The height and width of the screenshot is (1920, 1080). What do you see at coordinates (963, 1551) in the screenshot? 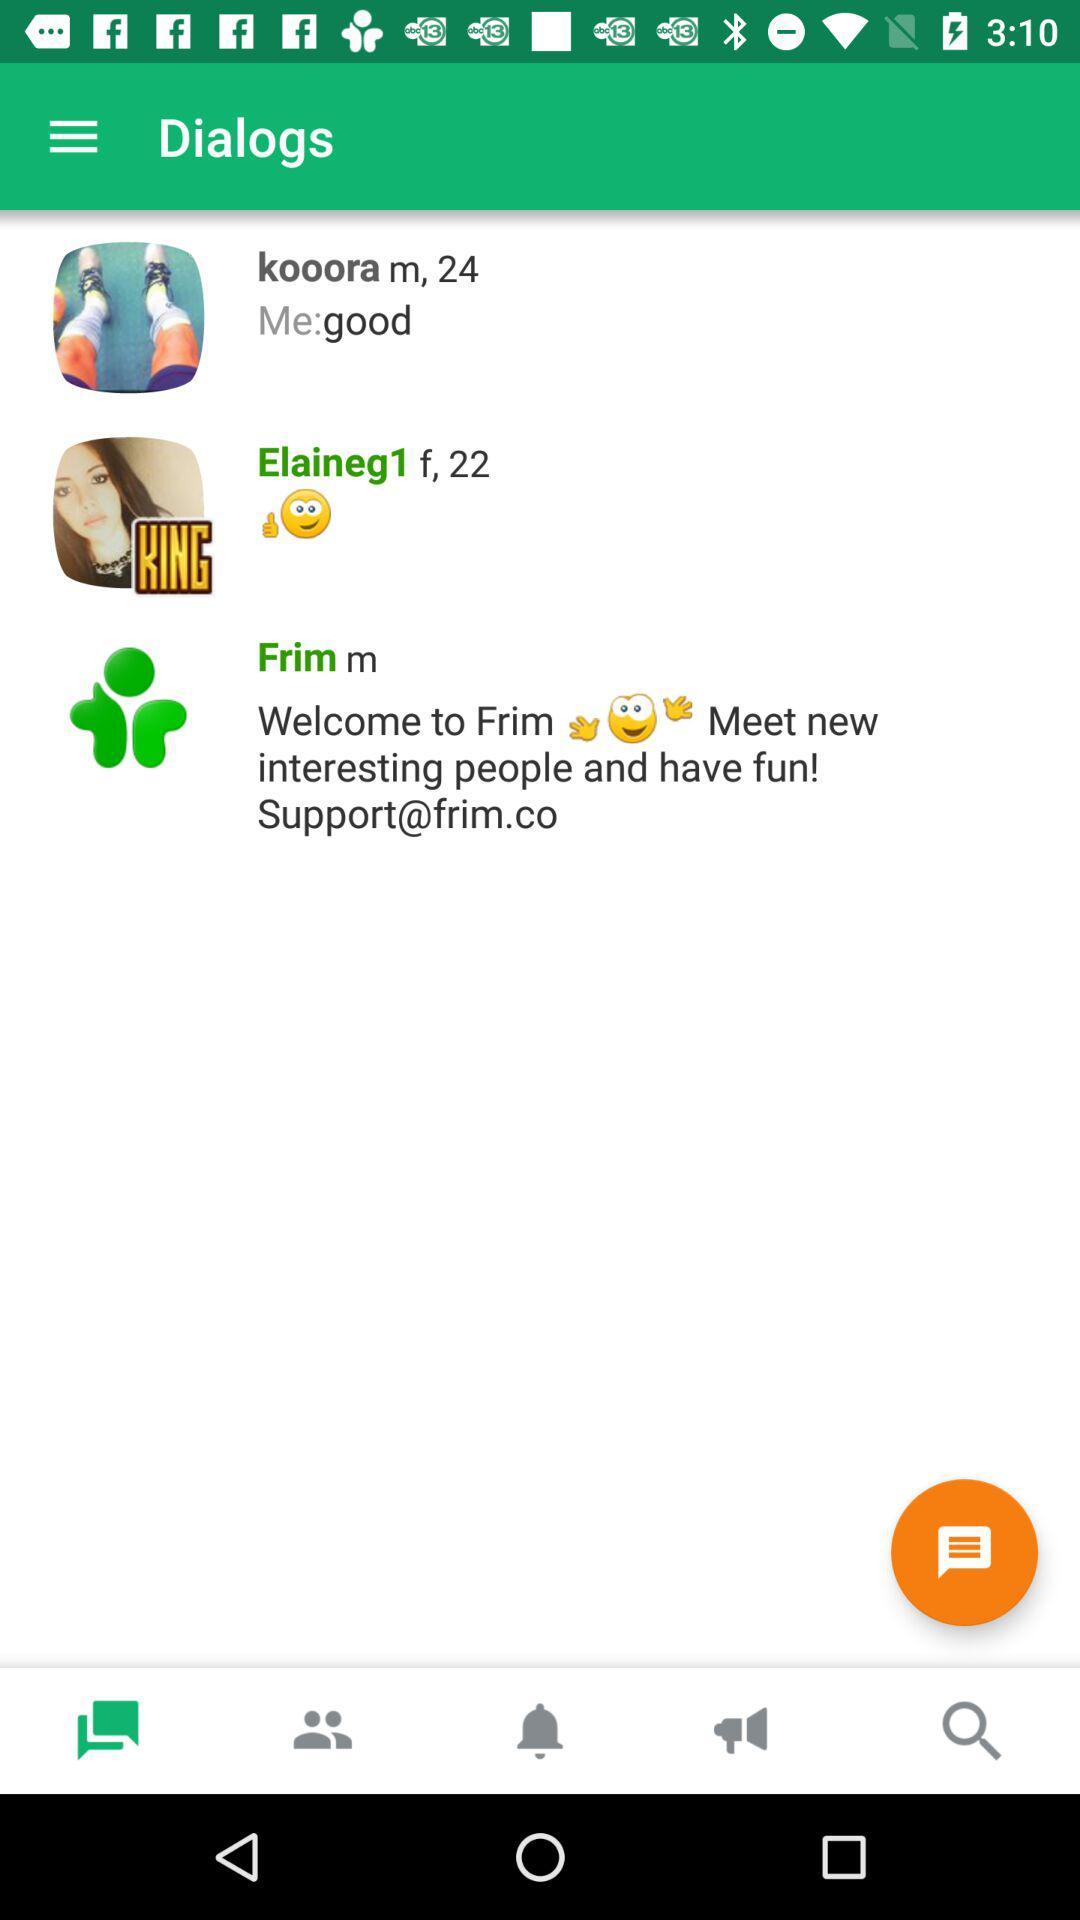
I see `item below the welcome to frim` at bounding box center [963, 1551].